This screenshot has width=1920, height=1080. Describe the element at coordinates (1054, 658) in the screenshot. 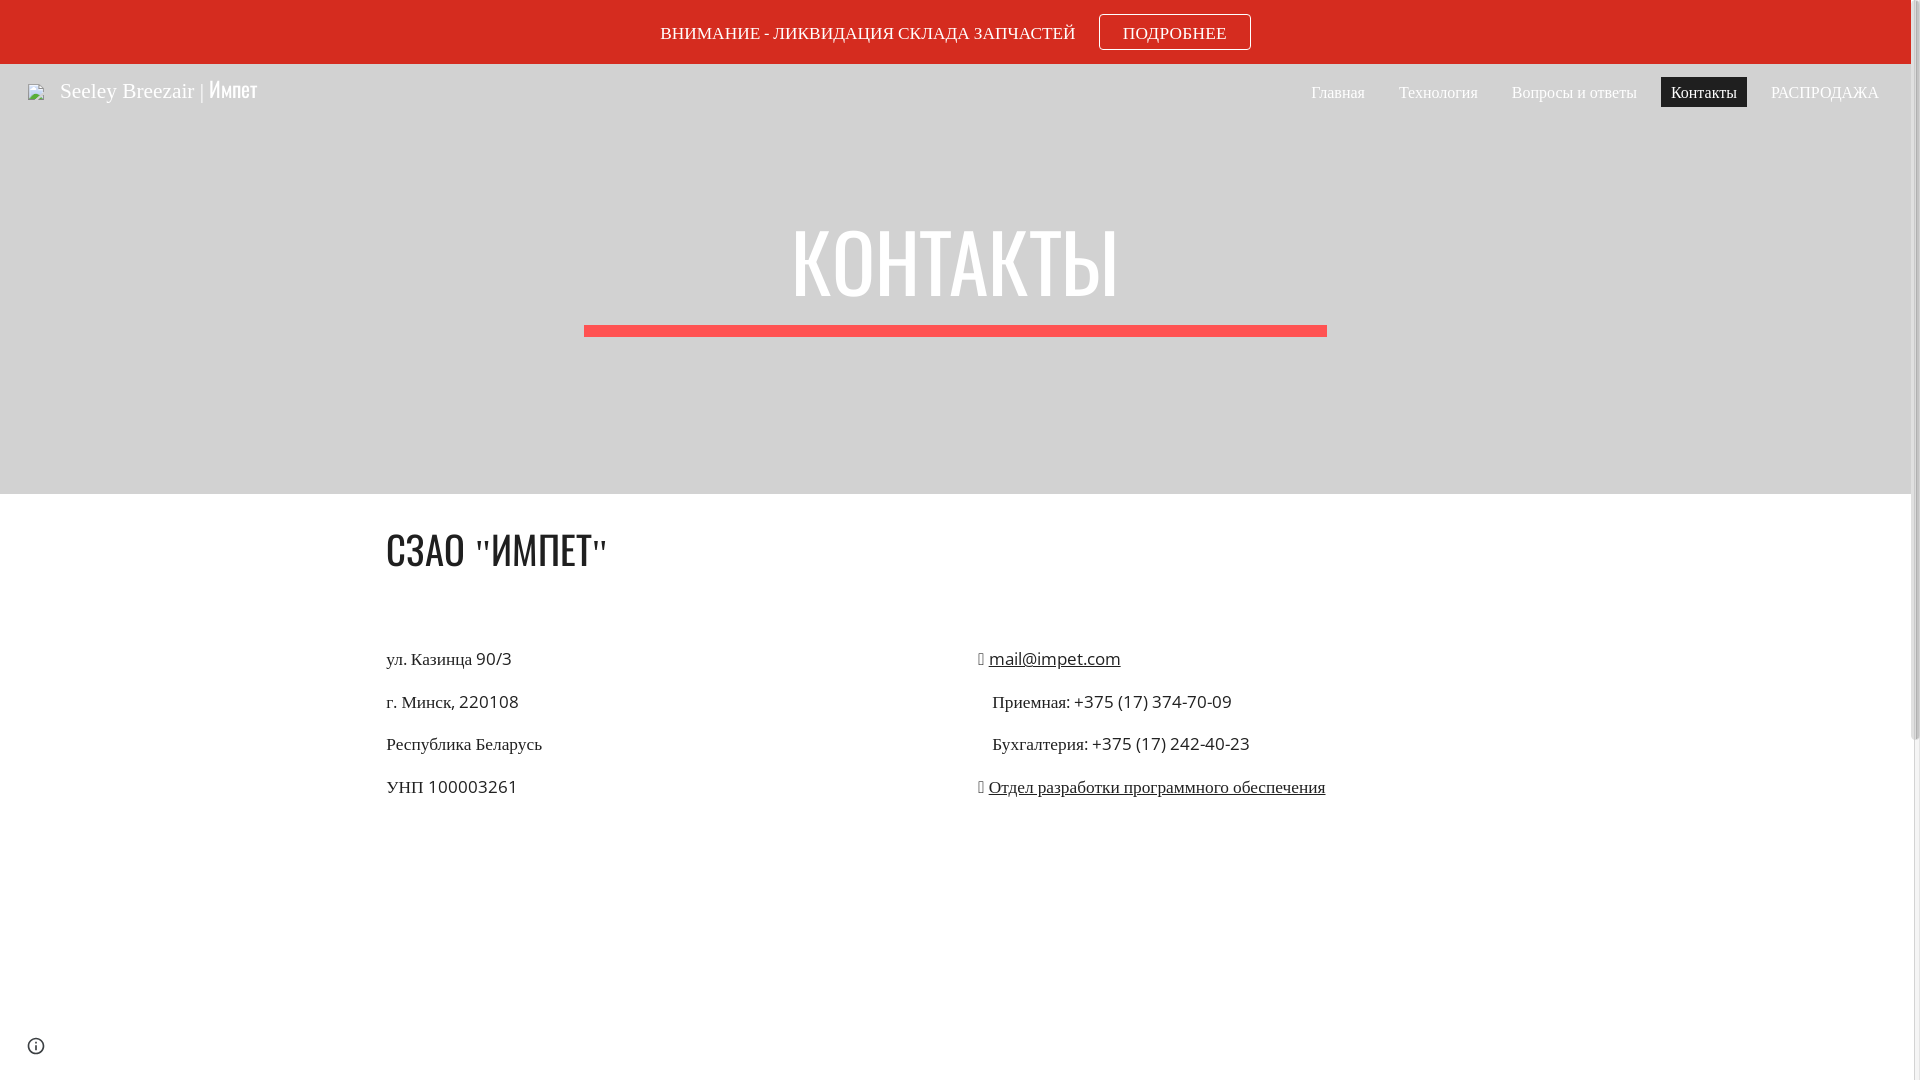

I see `'mail@impet.com'` at that location.